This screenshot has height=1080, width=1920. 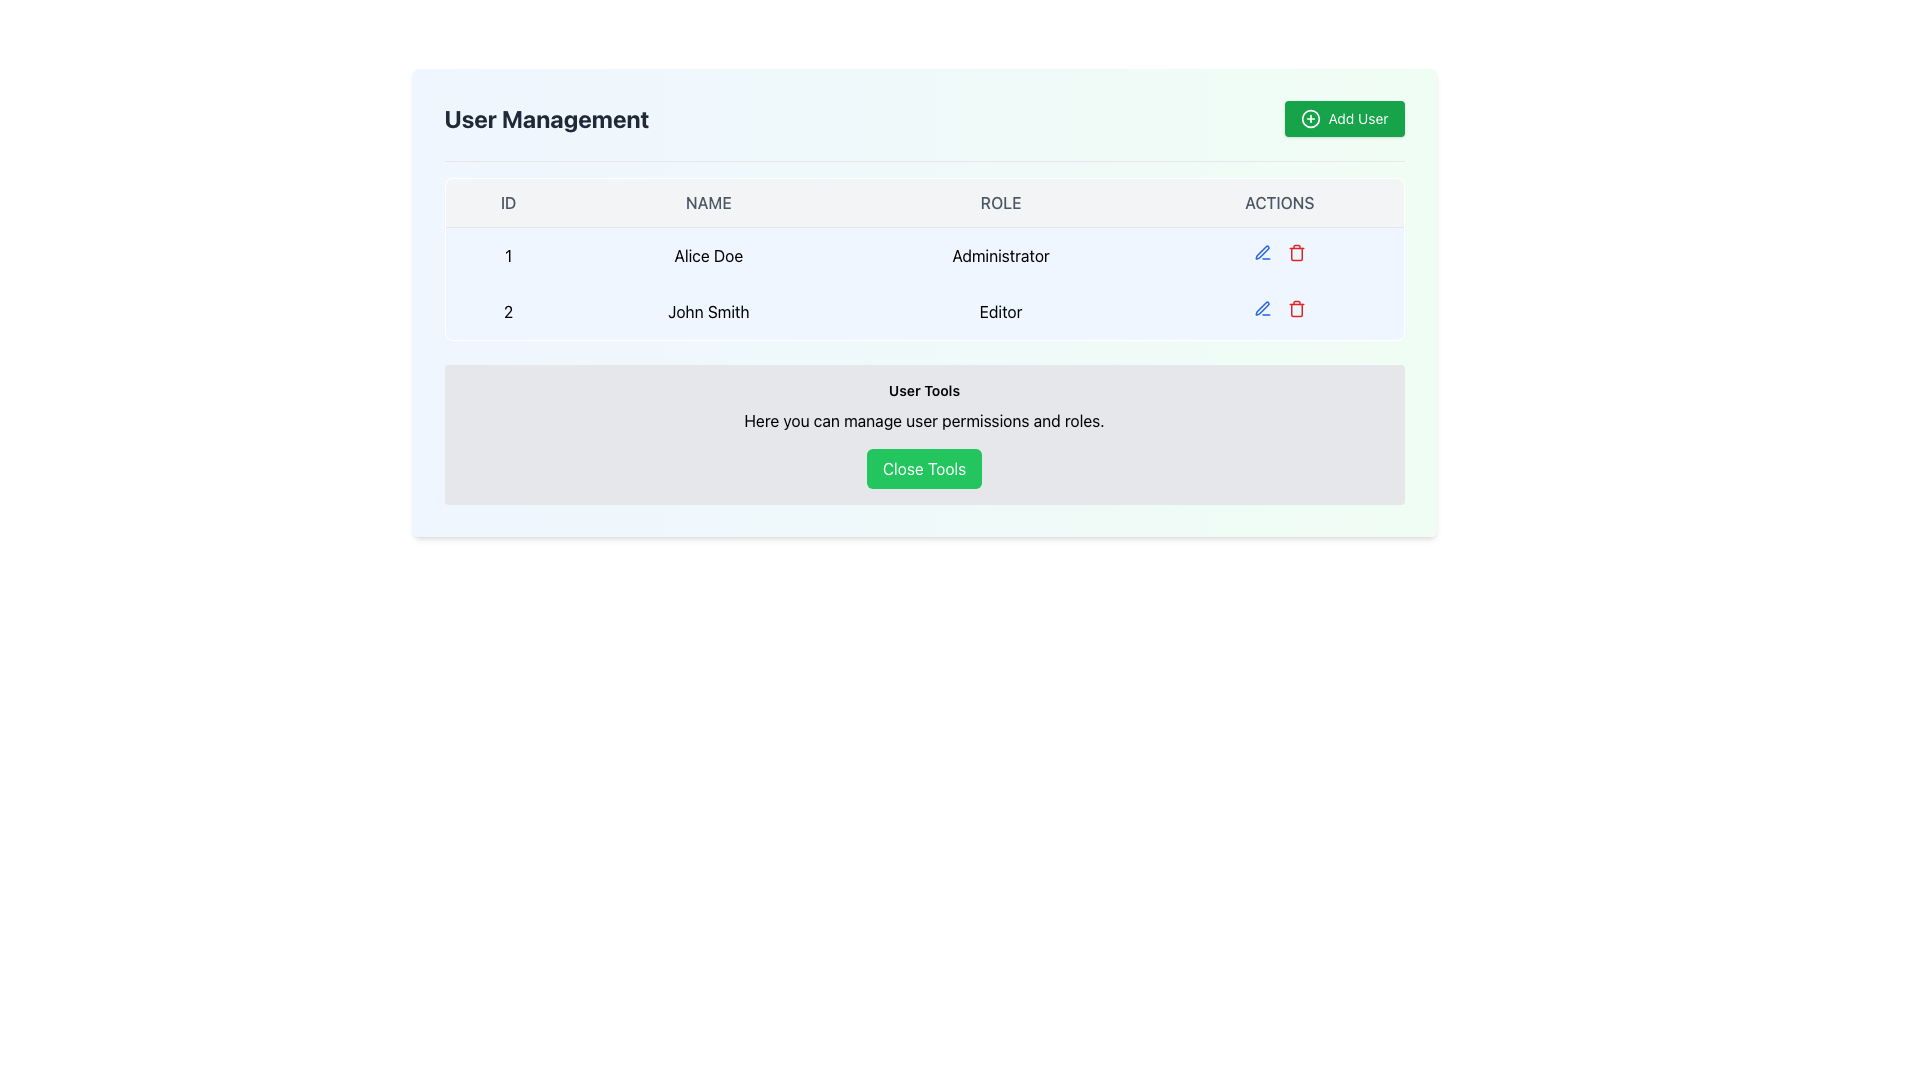 I want to click on the text label displaying 'ROLE' in uppercase, which is centrally located in the header row of the table layout, between the 'NAME' and 'ACTIONS' cells, so click(x=1001, y=203).